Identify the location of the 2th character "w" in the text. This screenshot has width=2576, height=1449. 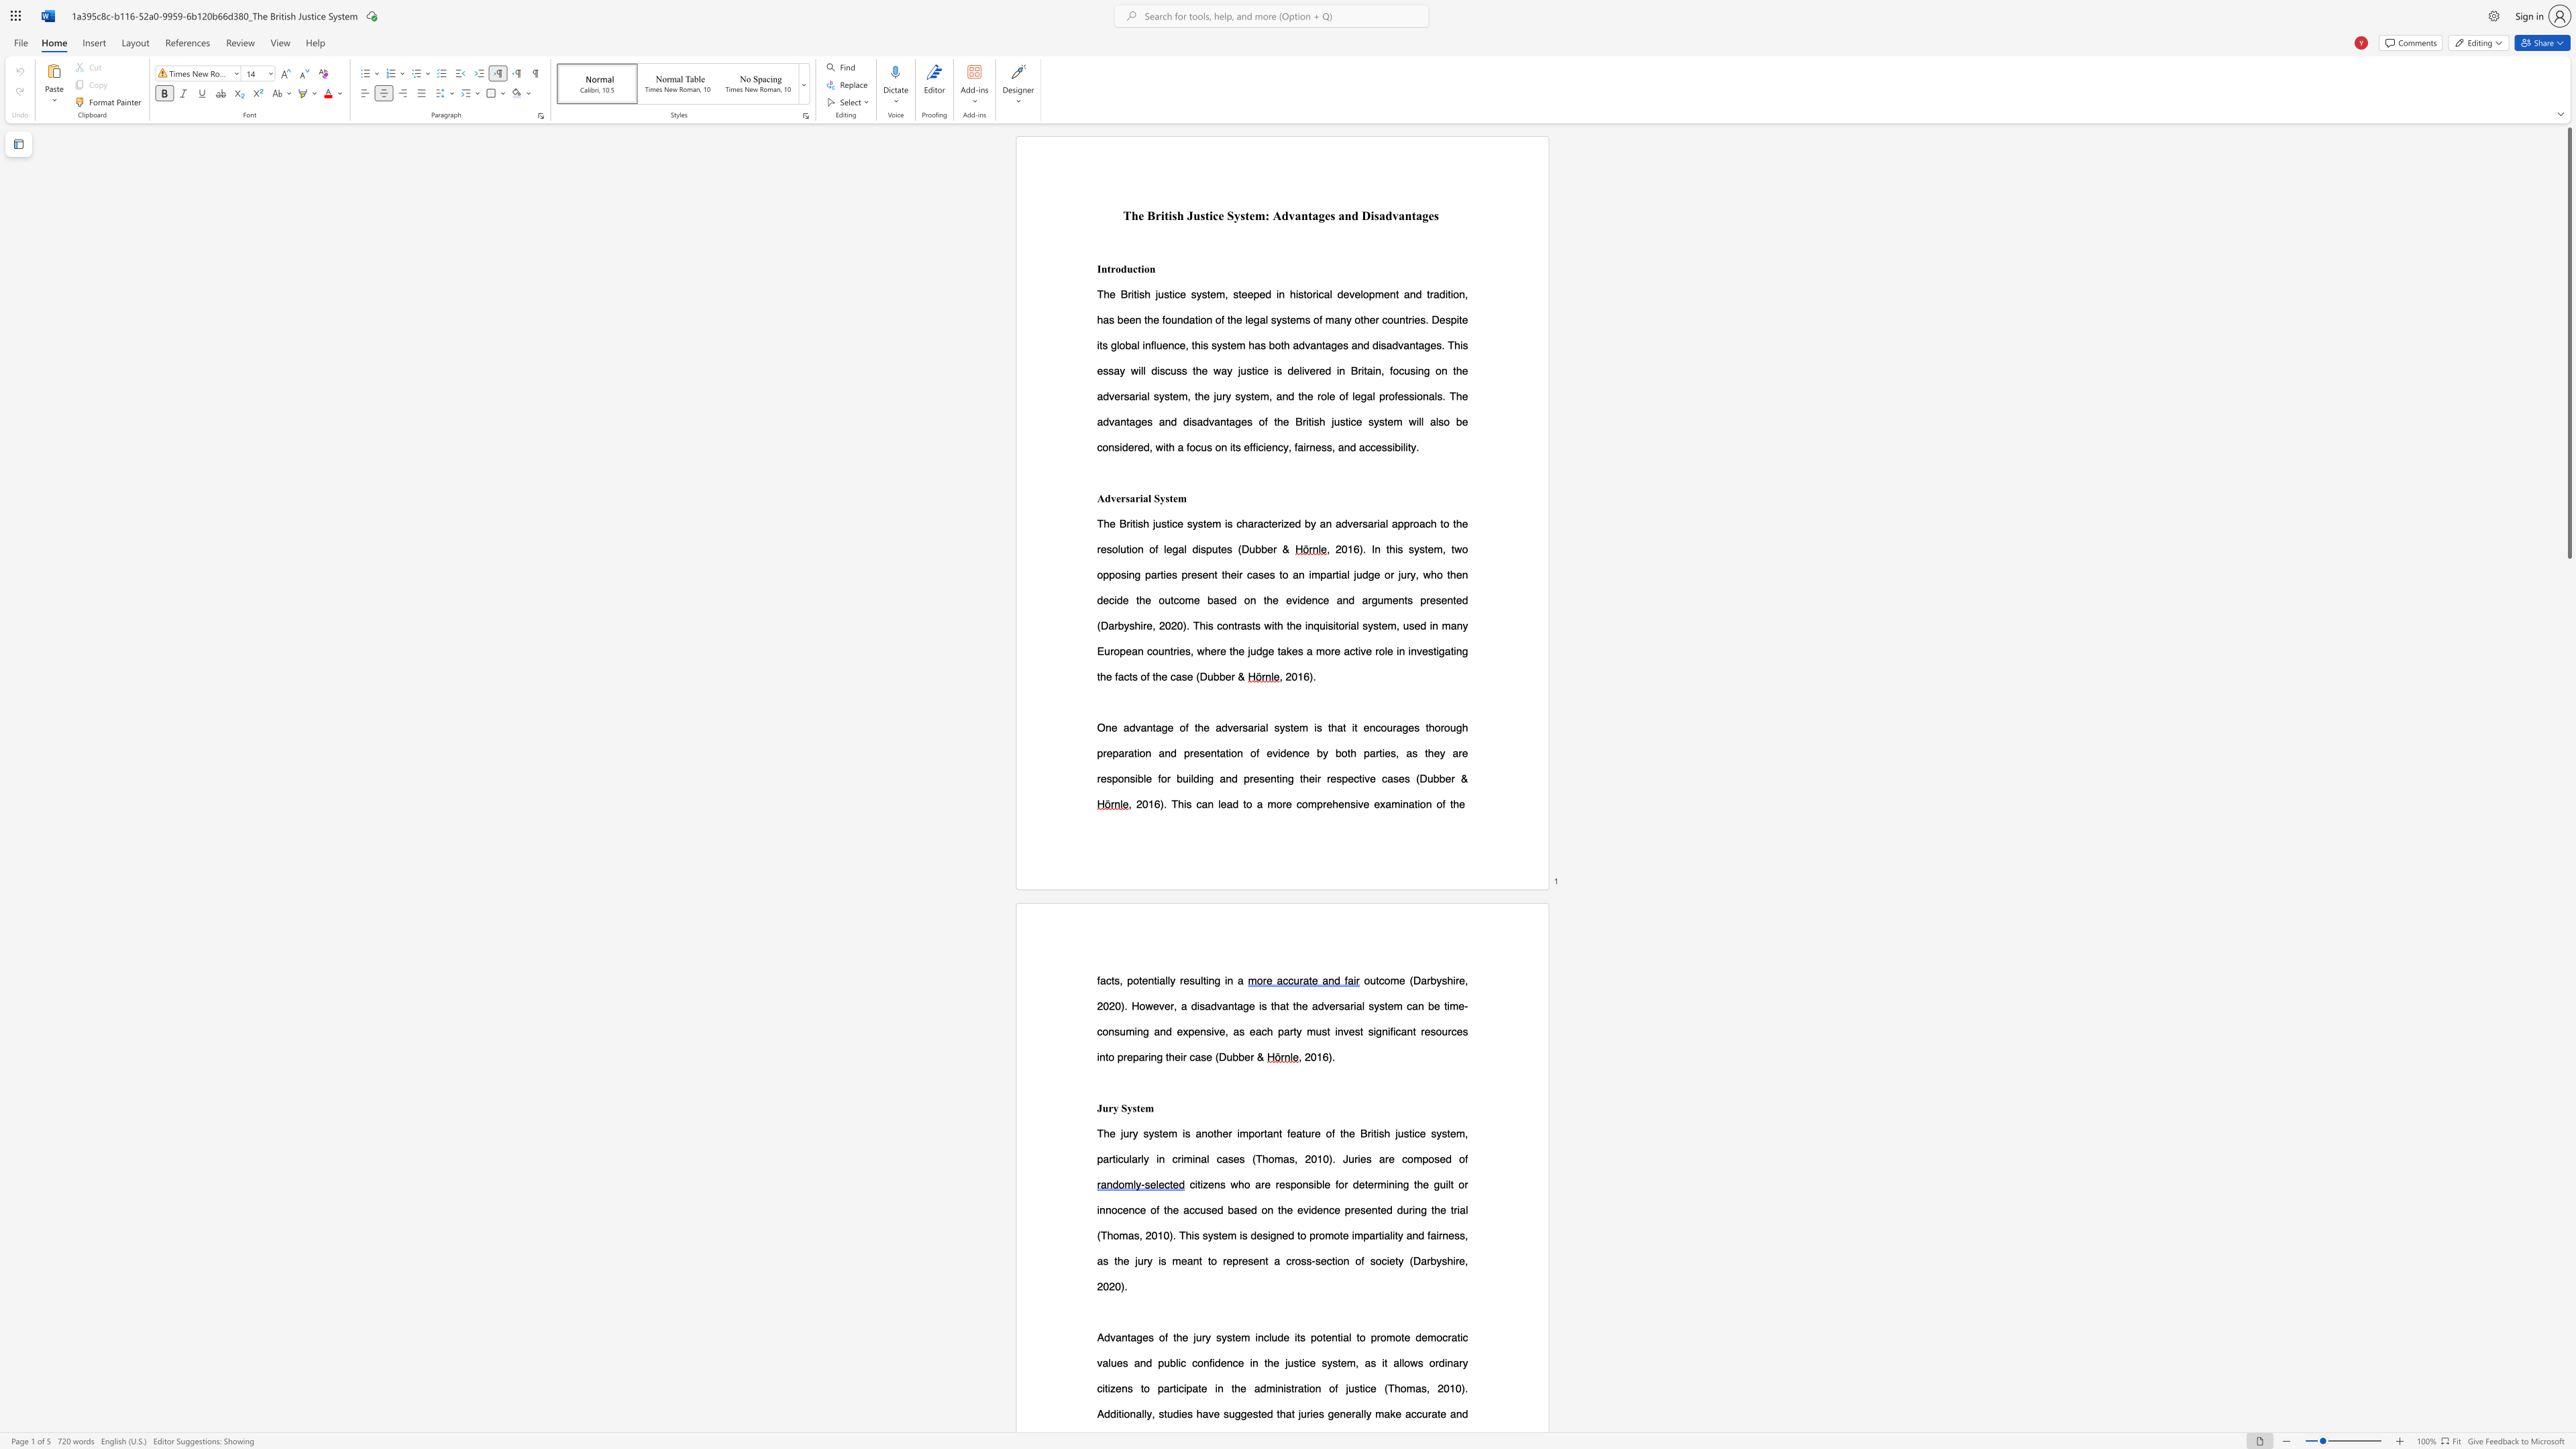
(1200, 649).